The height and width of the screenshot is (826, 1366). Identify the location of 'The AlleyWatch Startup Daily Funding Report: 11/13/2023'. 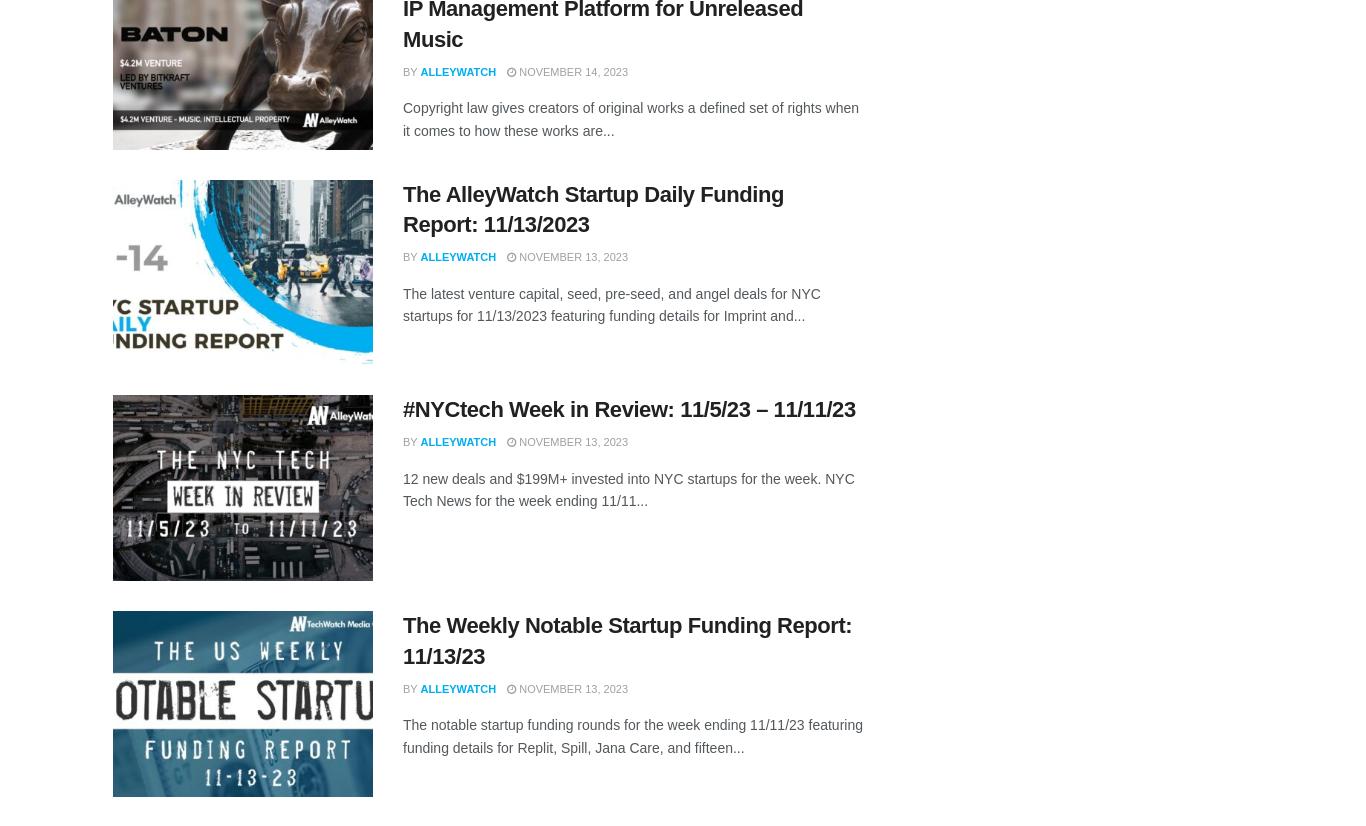
(592, 207).